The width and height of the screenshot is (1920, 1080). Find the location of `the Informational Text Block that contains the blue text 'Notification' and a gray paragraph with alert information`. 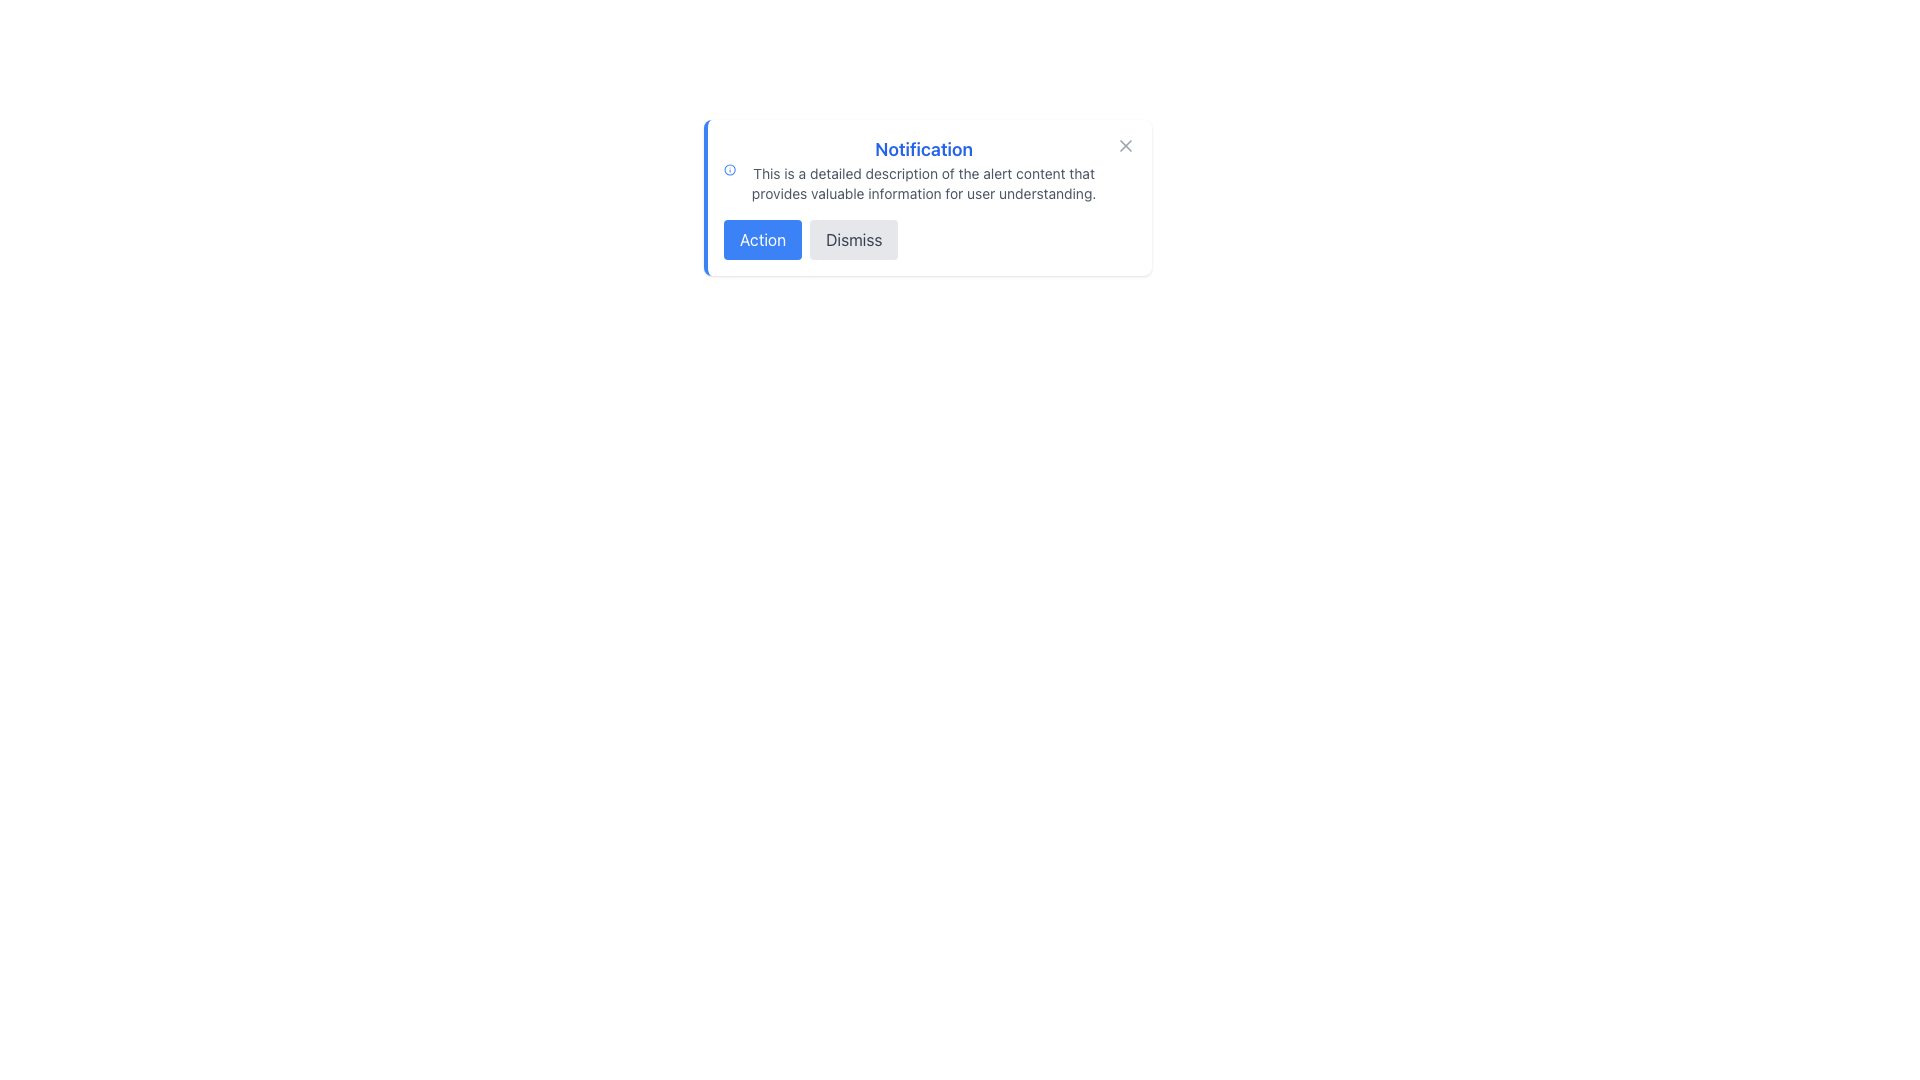

the Informational Text Block that contains the blue text 'Notification' and a gray paragraph with alert information is located at coordinates (911, 168).